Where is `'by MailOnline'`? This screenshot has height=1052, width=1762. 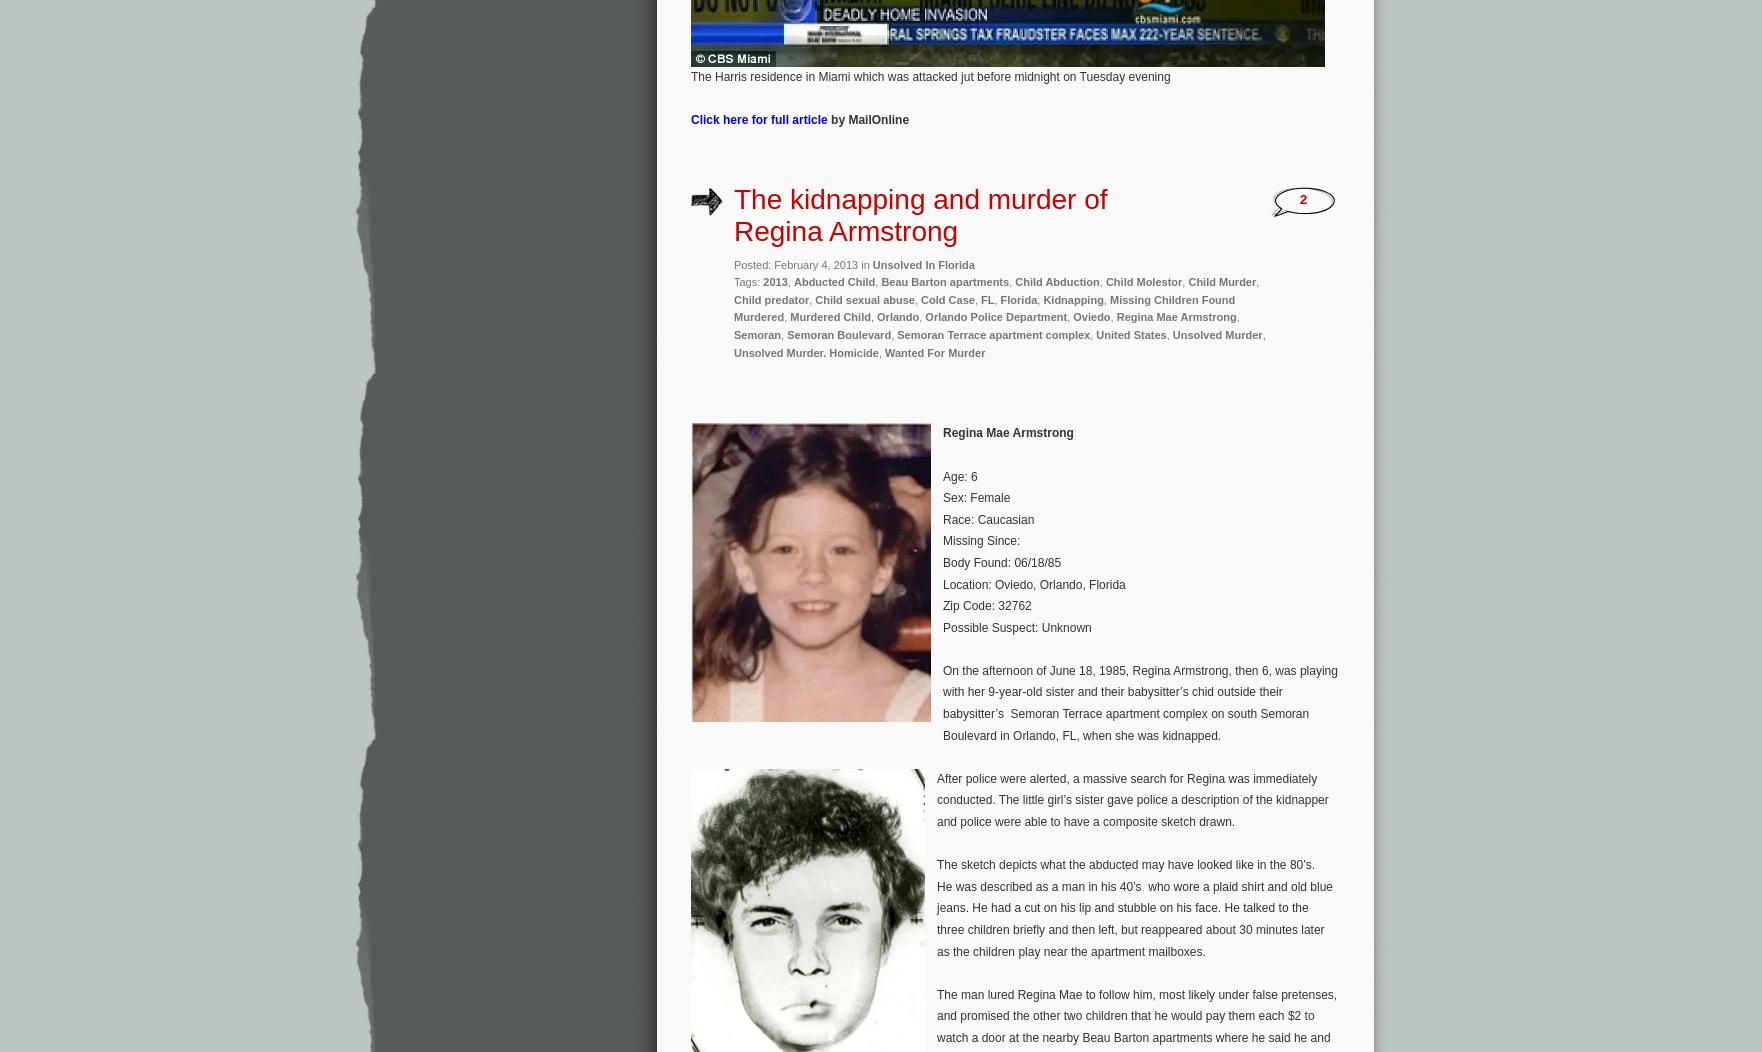 'by MailOnline' is located at coordinates (866, 120).